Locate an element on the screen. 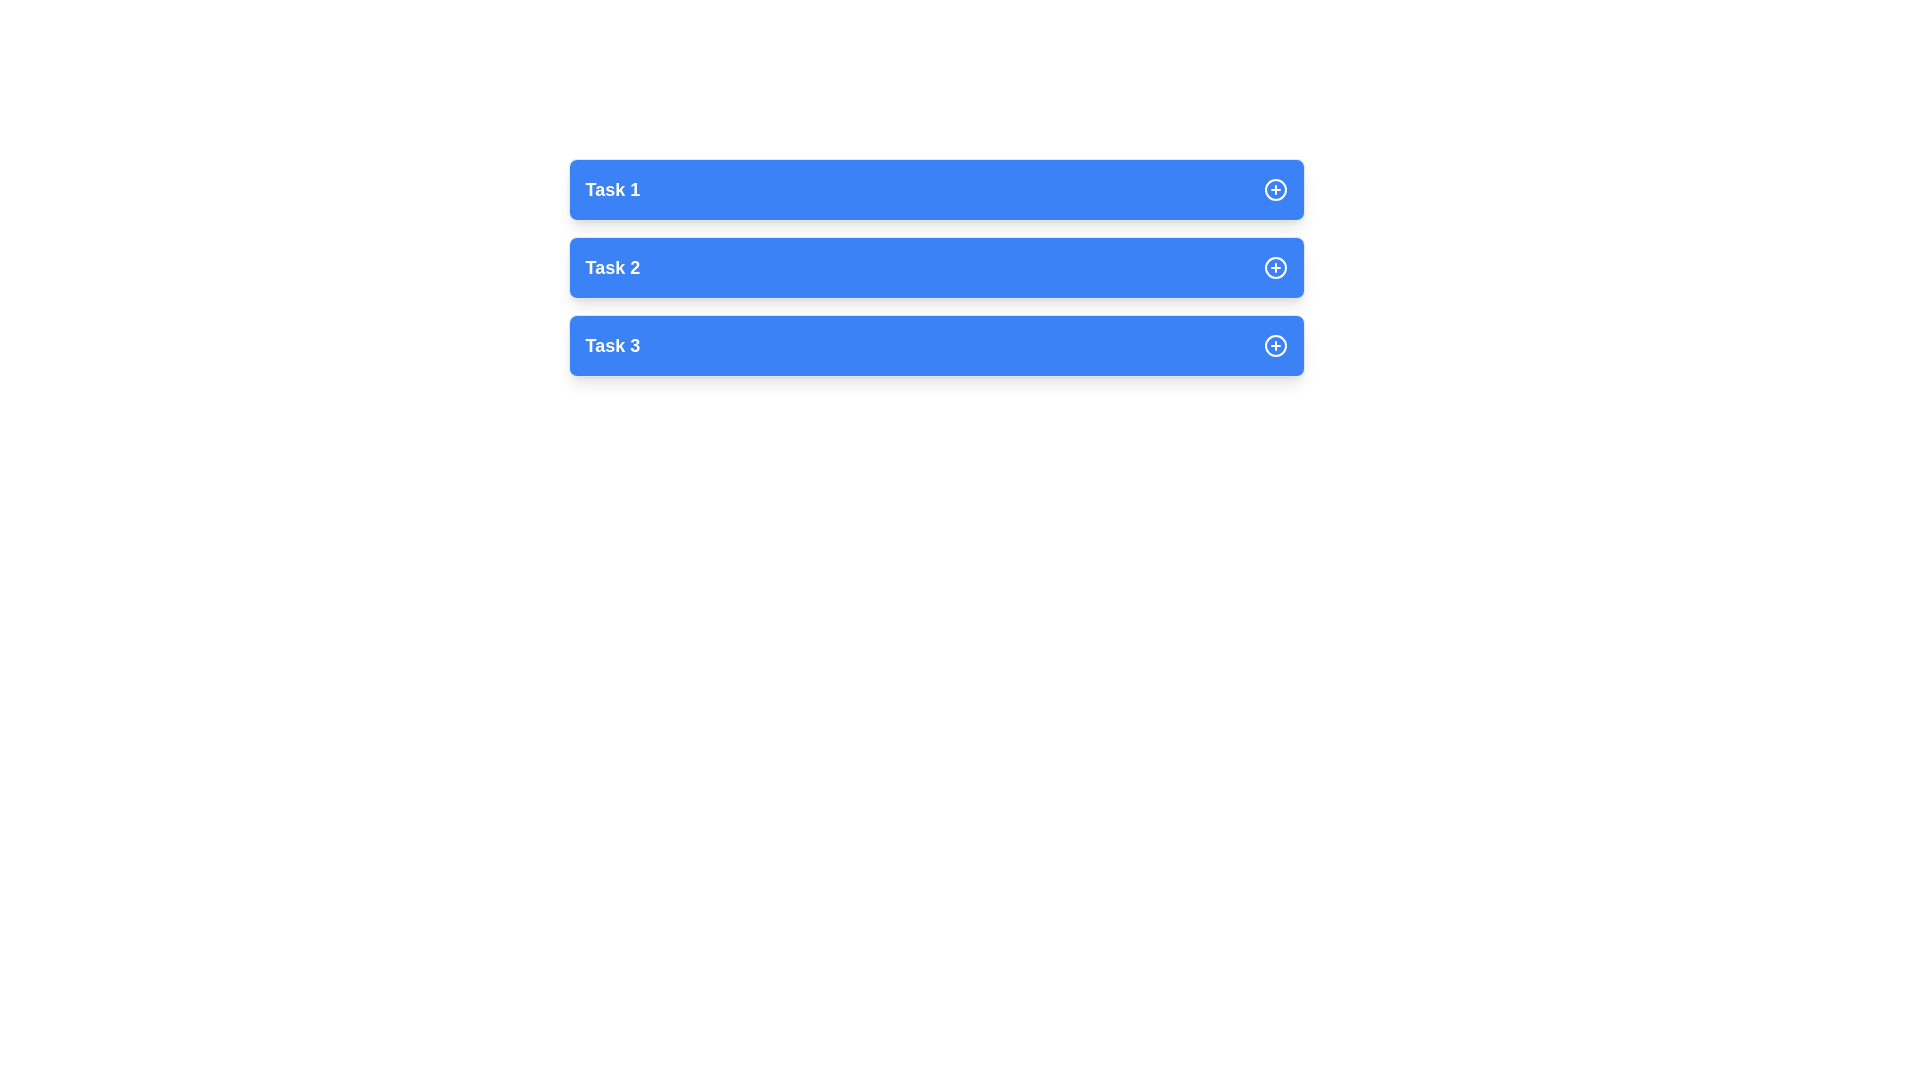  the inner circle icon located at the right end of the 'Task 1' bar in the vertical list of three blue horizontal bars is located at coordinates (1274, 189).